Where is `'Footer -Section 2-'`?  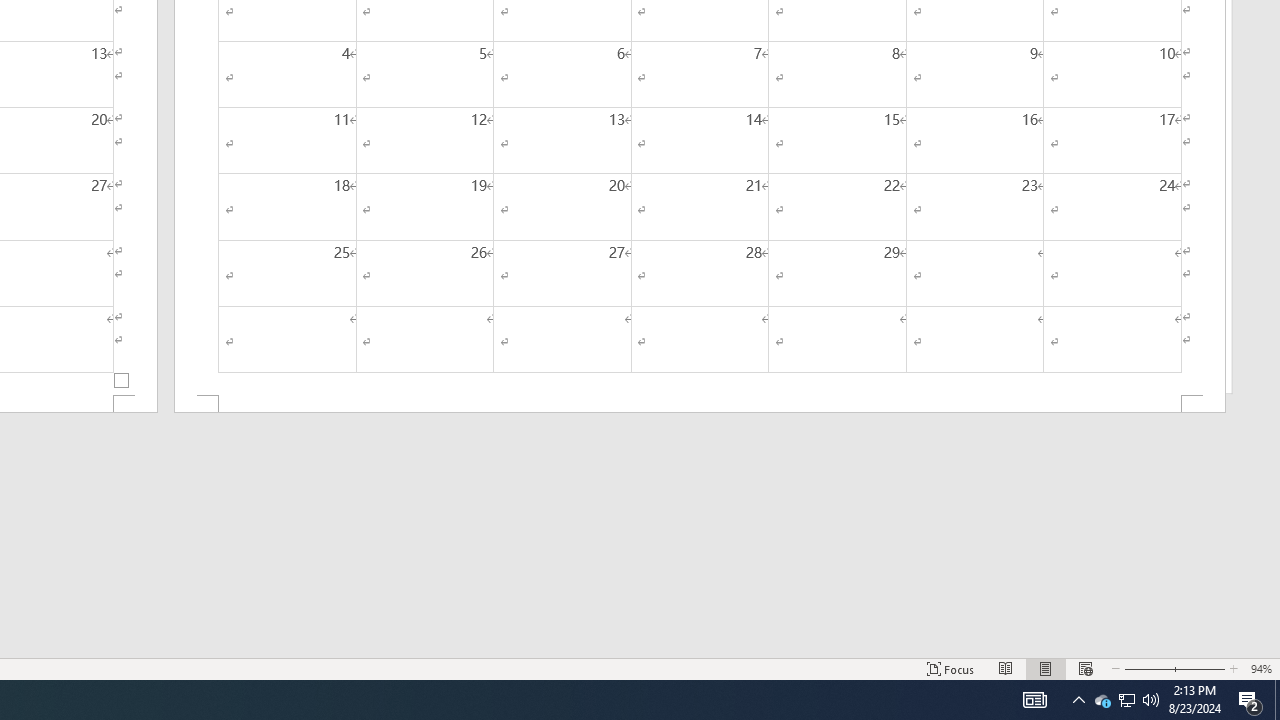 'Footer -Section 2-' is located at coordinates (700, 404).